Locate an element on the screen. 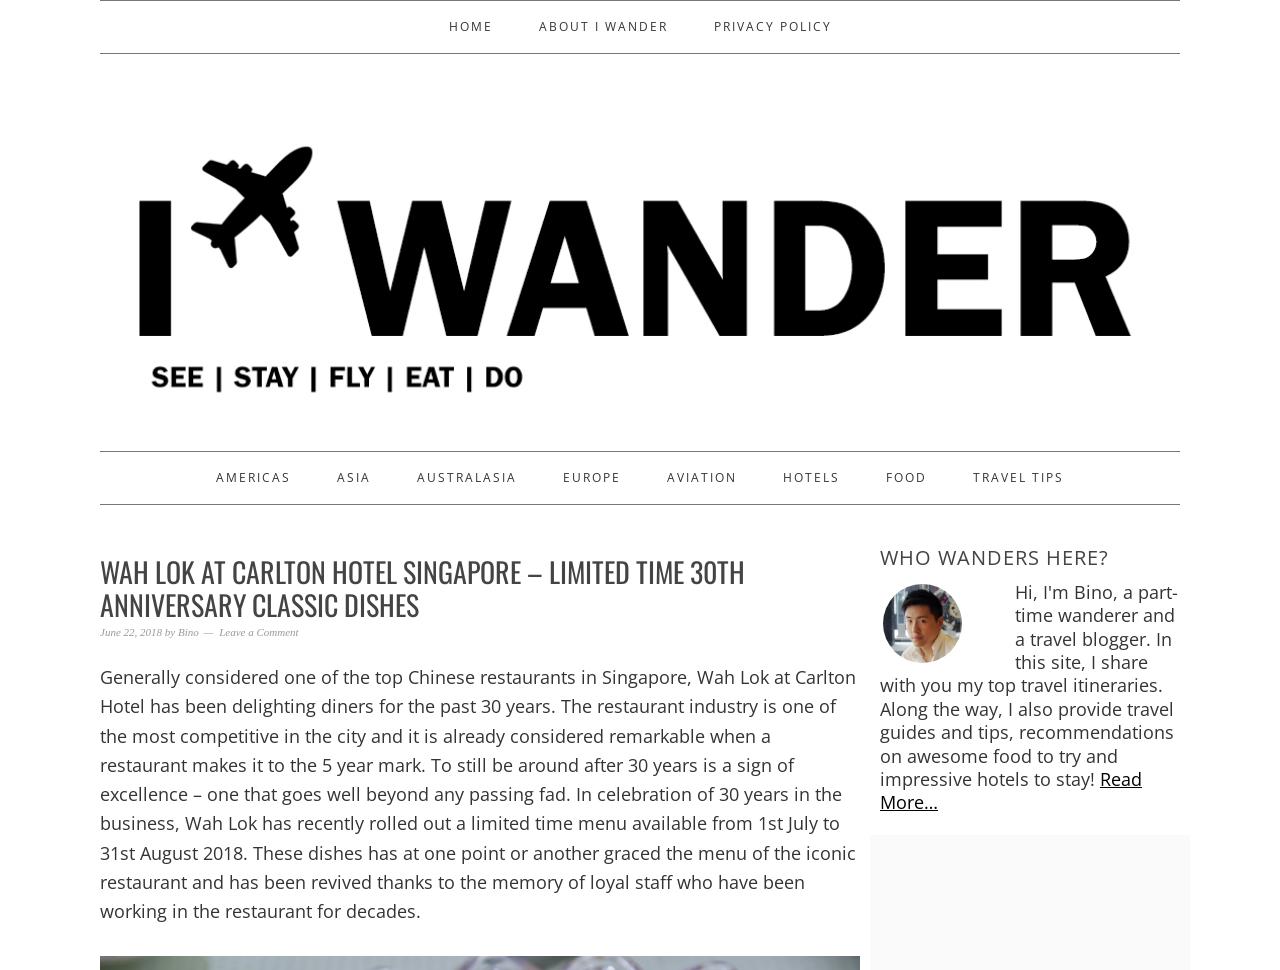 Image resolution: width=1280 pixels, height=970 pixels. 'Food' is located at coordinates (905, 475).